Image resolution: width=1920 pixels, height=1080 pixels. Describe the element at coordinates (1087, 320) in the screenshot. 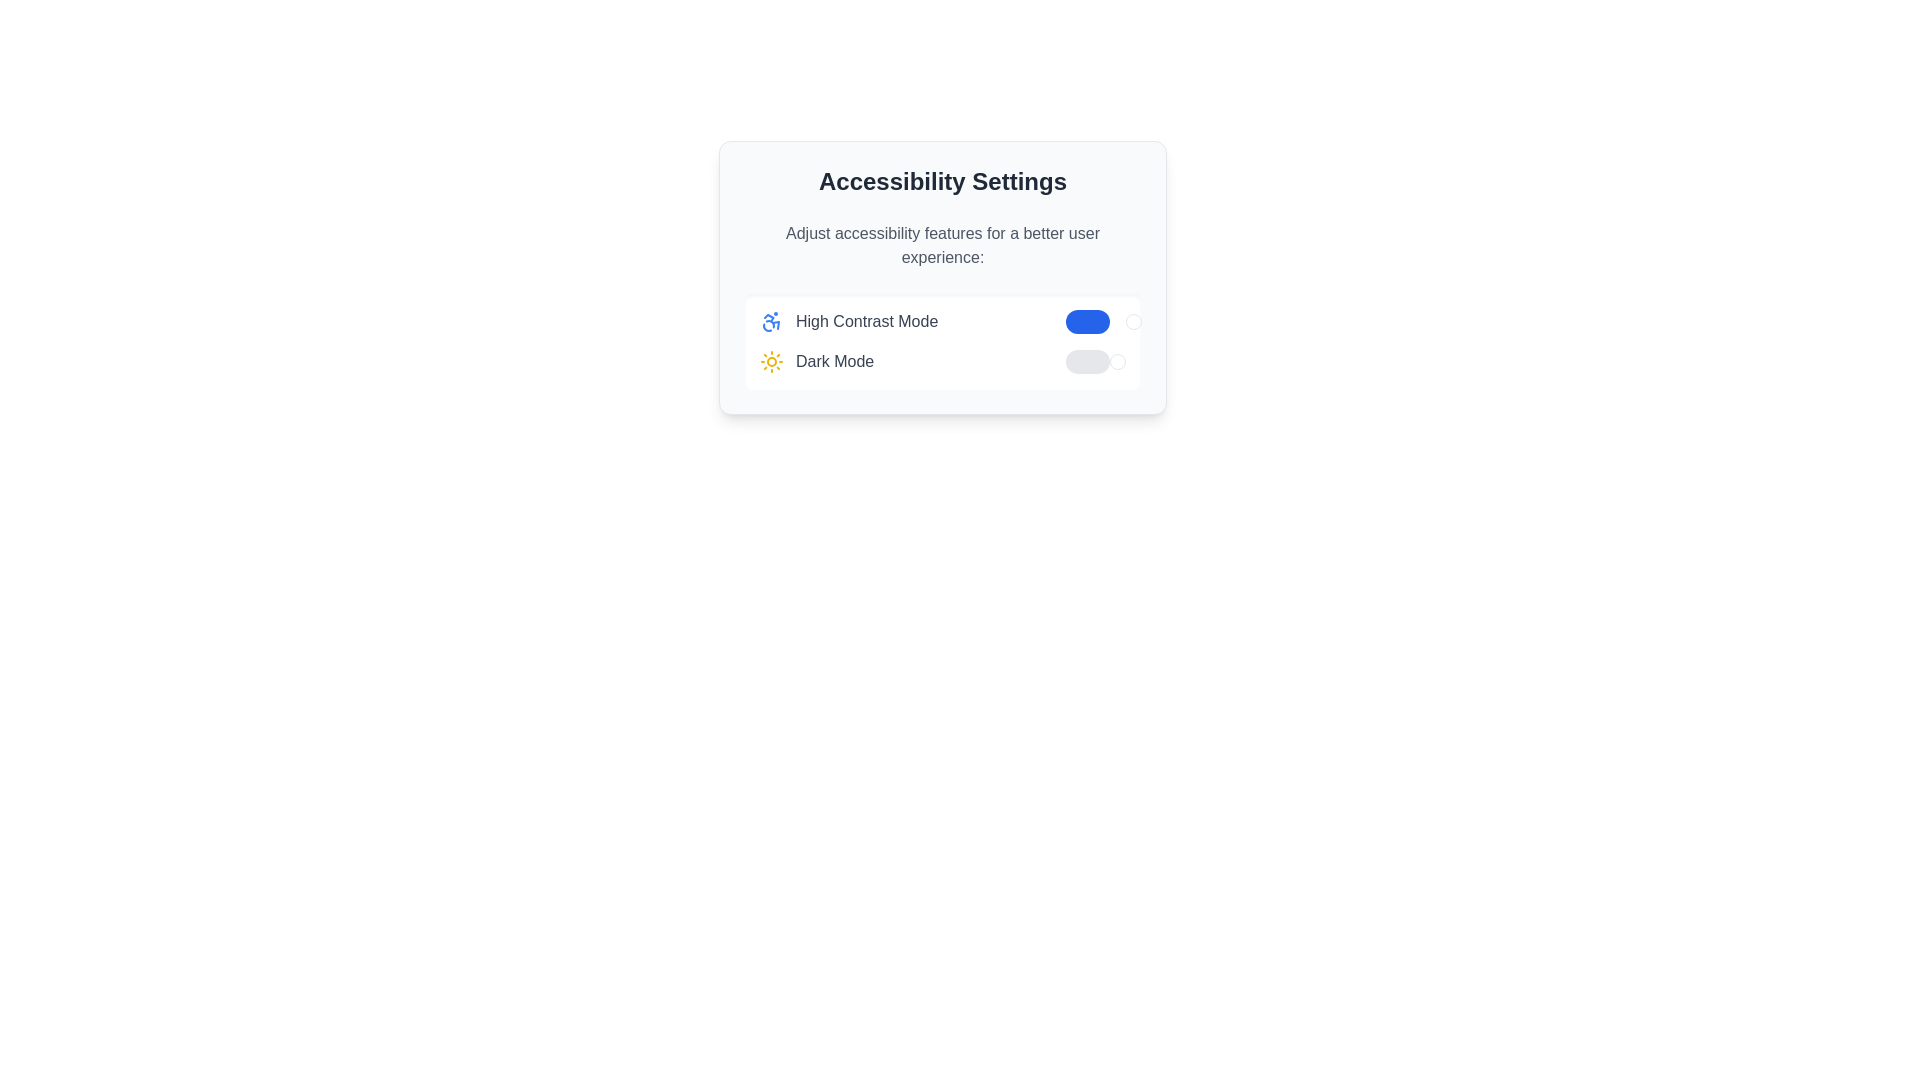

I see `the Toggle indicator background for the 'High Contrast Mode' setting, which visually represents its activation state` at that location.